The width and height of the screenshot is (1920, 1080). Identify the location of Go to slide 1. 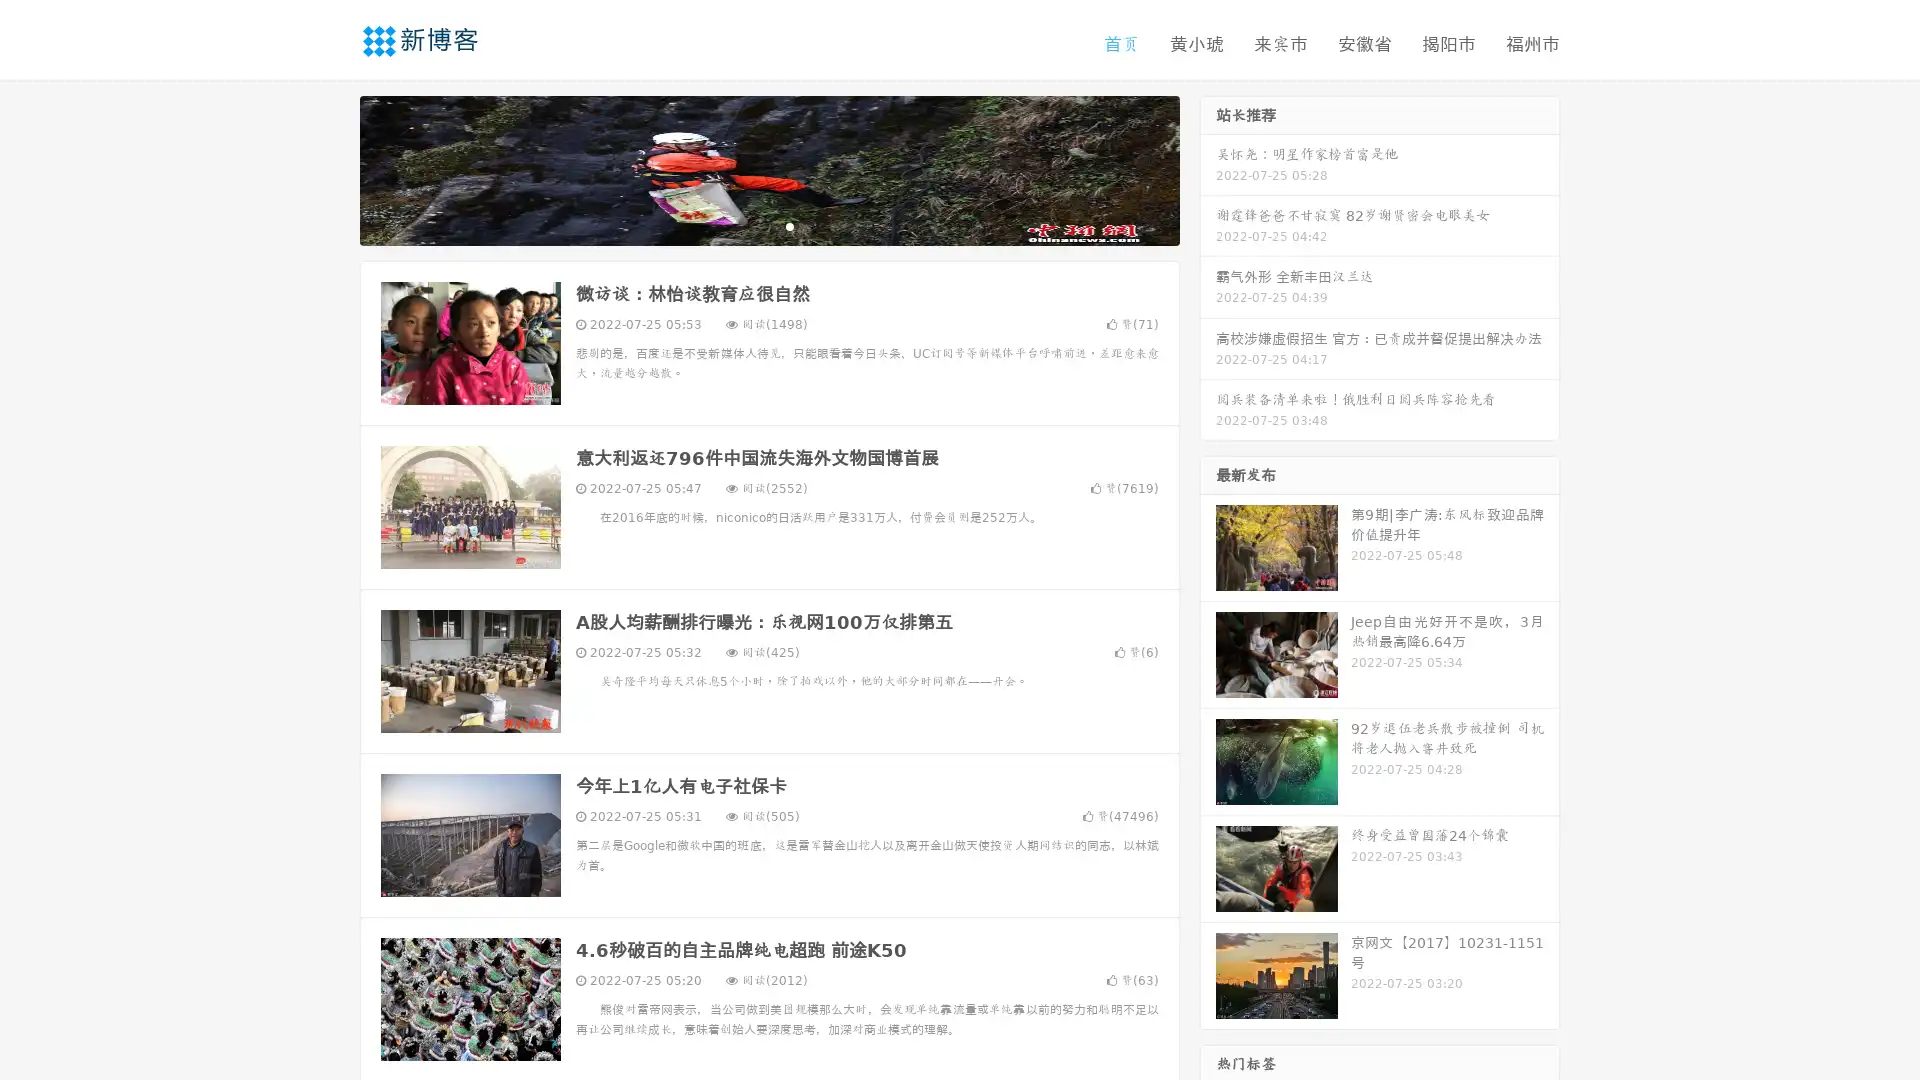
(748, 225).